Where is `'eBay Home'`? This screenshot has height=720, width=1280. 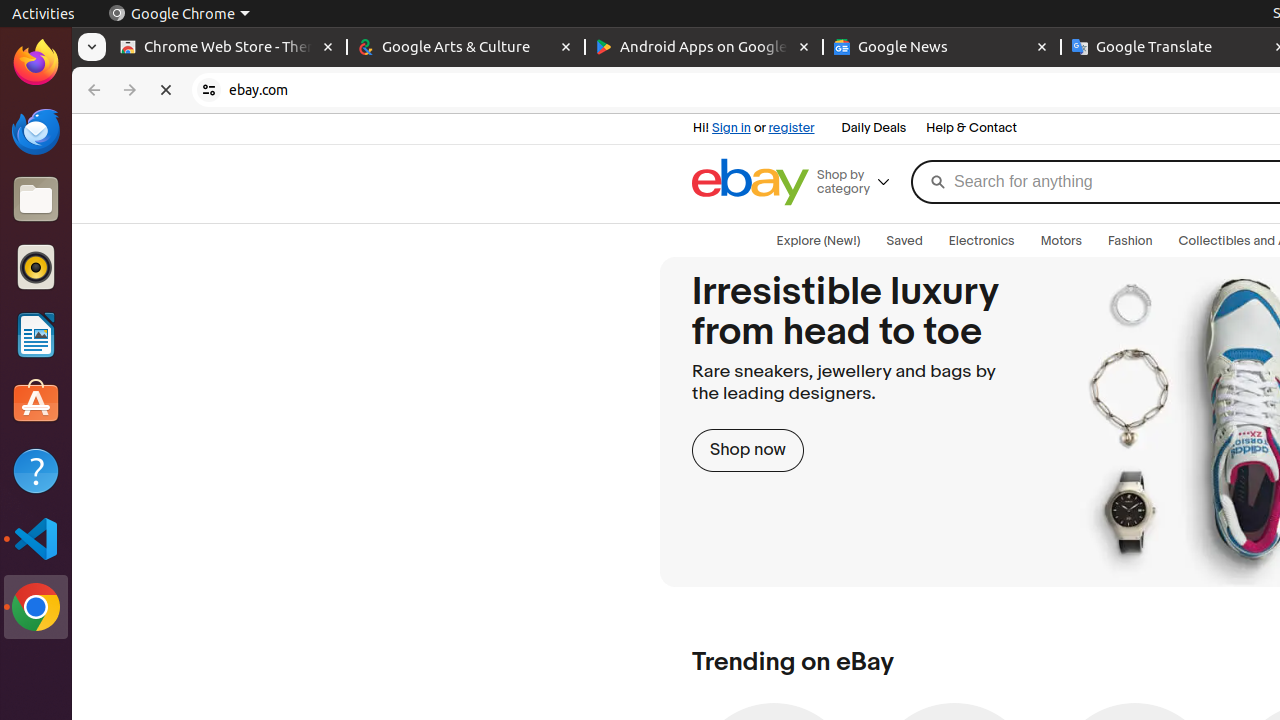 'eBay Home' is located at coordinates (749, 182).